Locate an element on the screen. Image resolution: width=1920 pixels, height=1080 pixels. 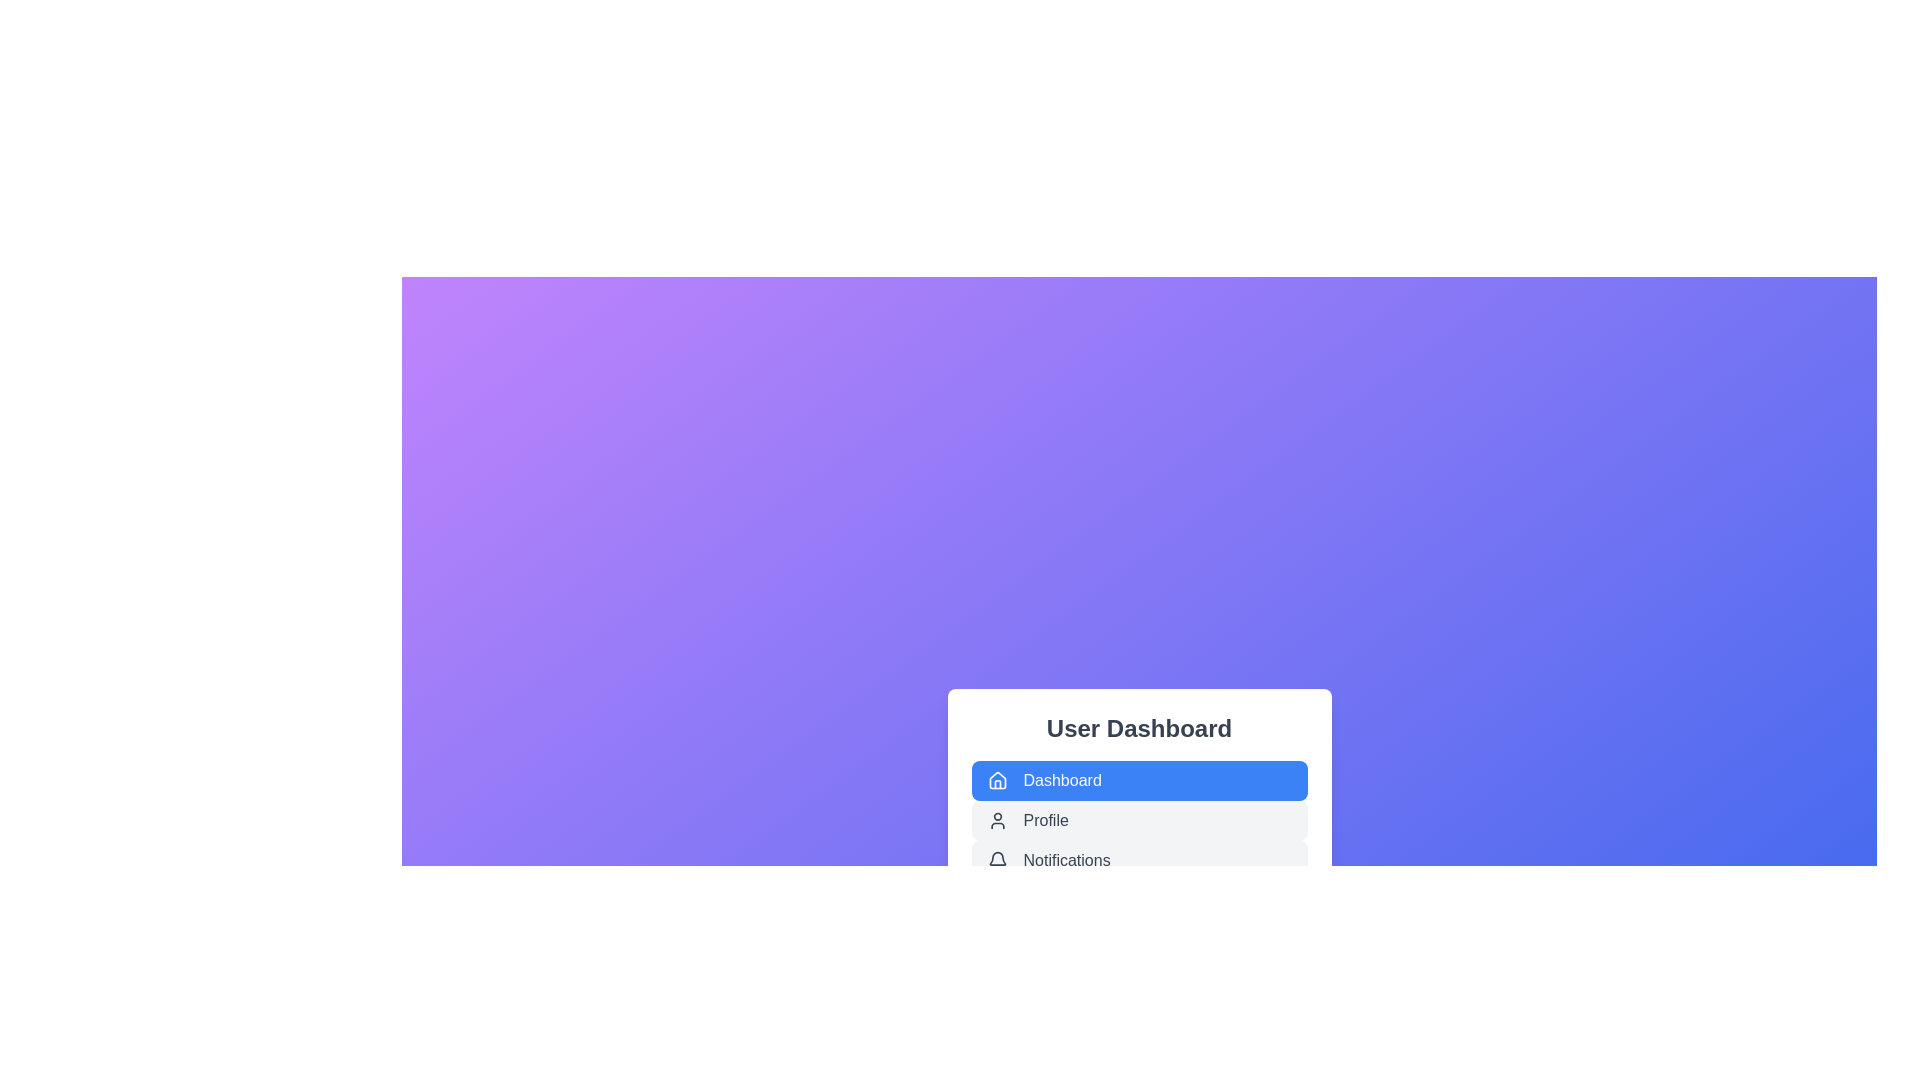
the 'Dashboard' navigation button located in the vertical navigation list to redirect to the dashboard section of the application is located at coordinates (1139, 779).